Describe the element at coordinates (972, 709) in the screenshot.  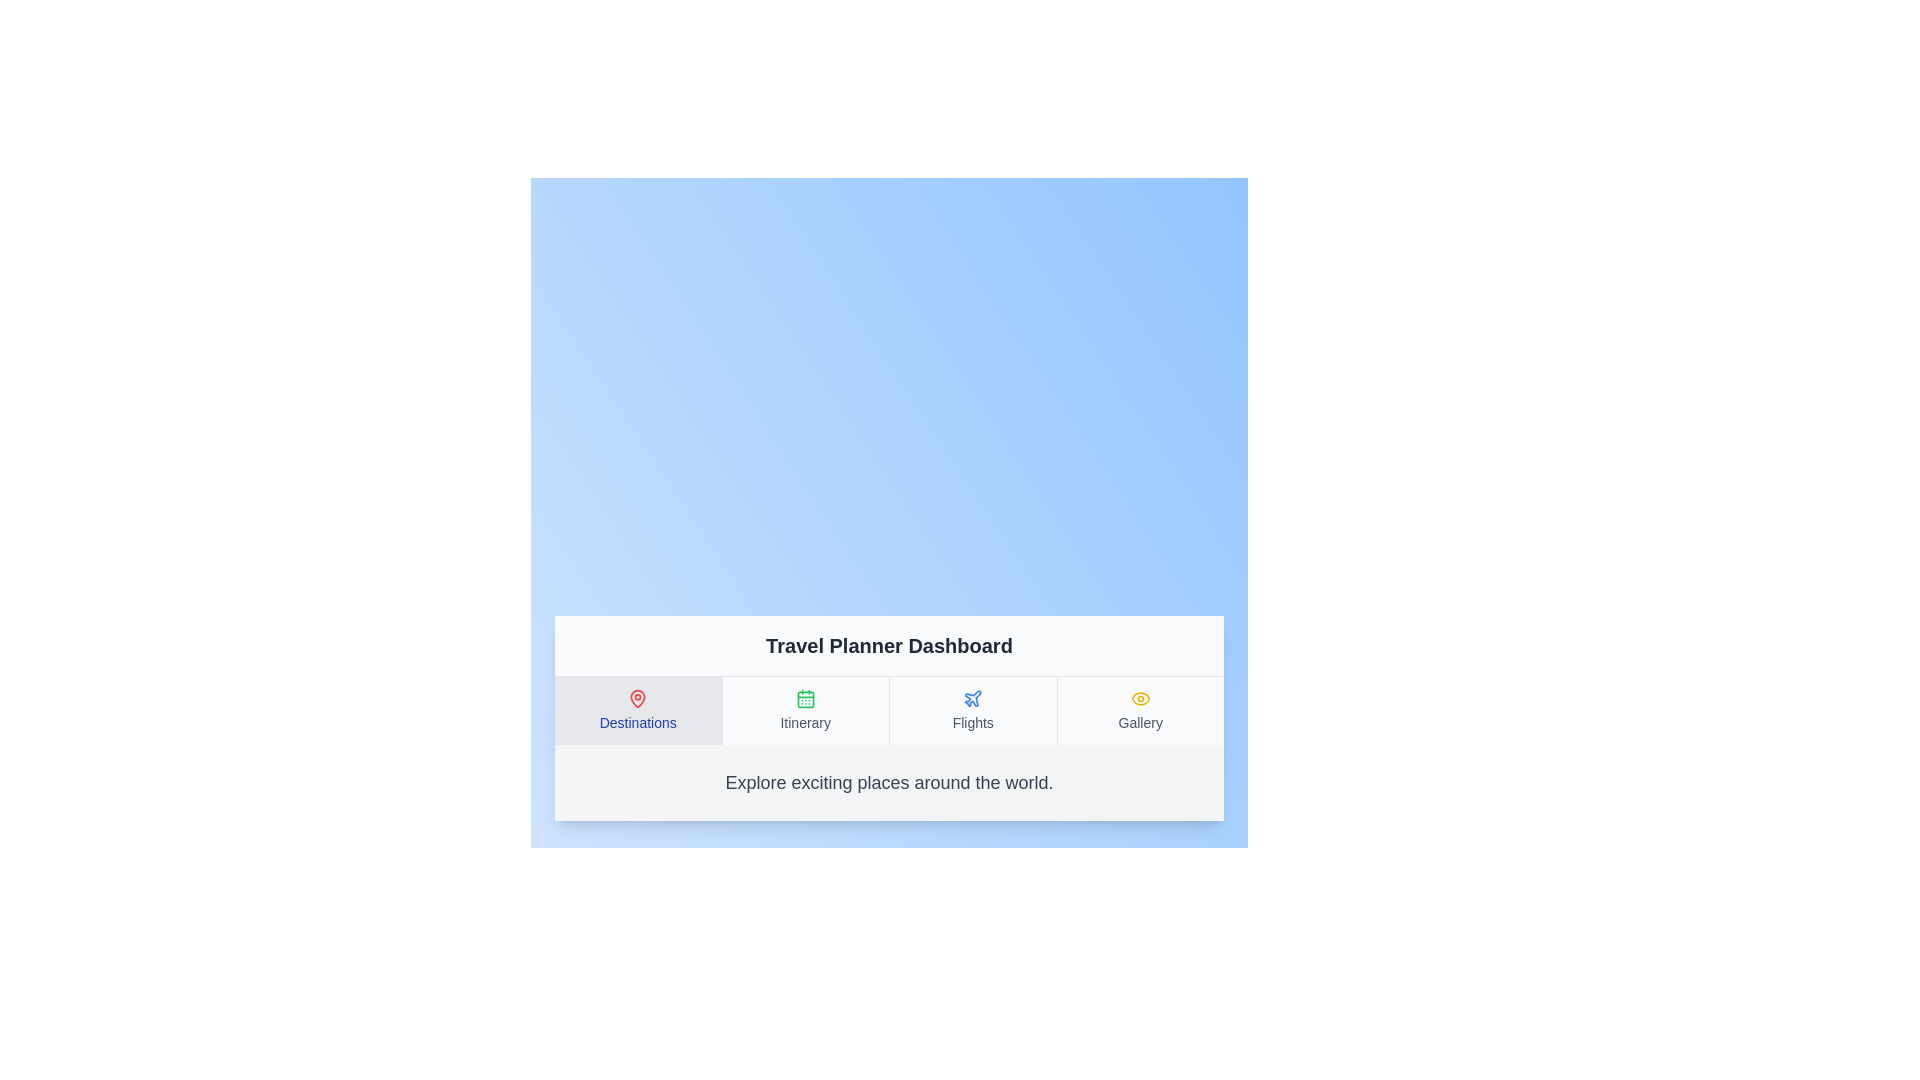
I see `the 'Flights' navigation button located in the navigation bar, which is the third button between 'Itinerary' and 'Gallery'` at that location.